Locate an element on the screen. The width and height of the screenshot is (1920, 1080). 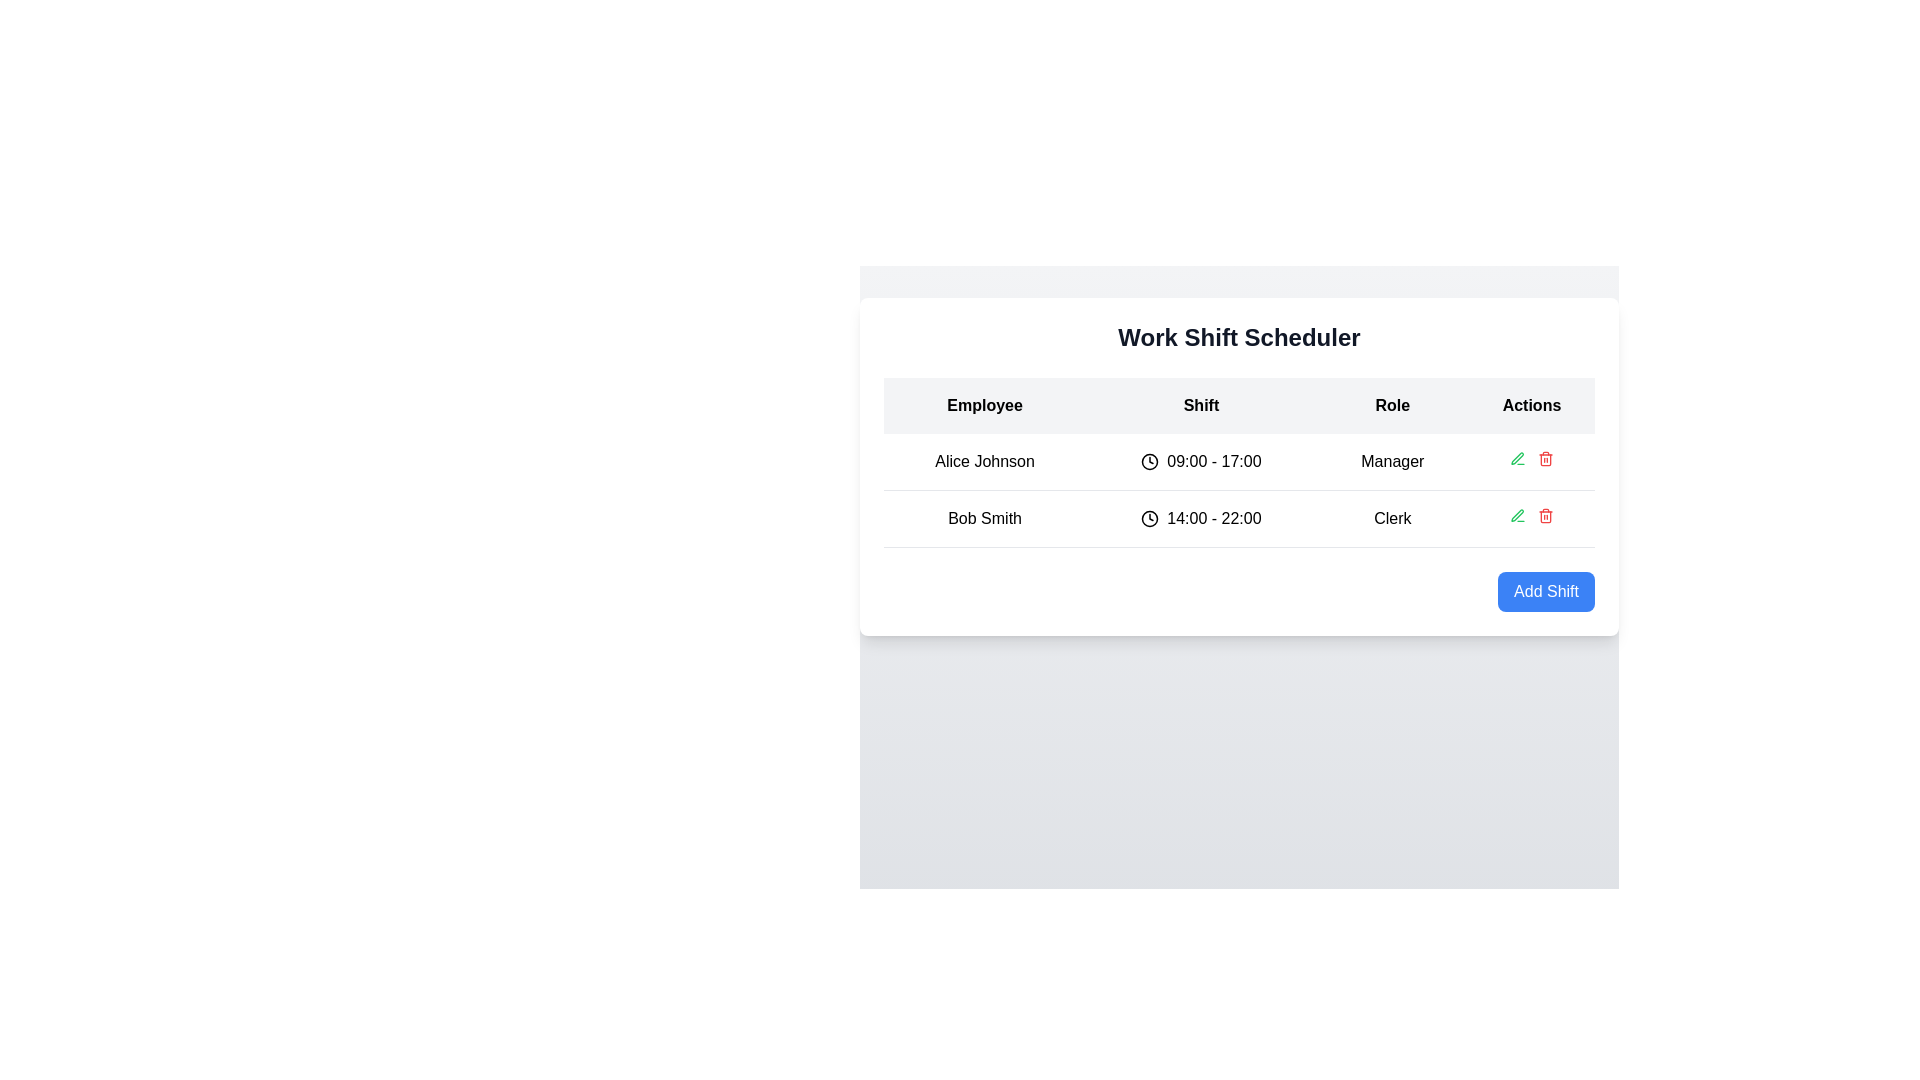
the clock icon next to the shift timing for 'Alice Johnson' in the table, which visually represents the concept of time is located at coordinates (1150, 462).